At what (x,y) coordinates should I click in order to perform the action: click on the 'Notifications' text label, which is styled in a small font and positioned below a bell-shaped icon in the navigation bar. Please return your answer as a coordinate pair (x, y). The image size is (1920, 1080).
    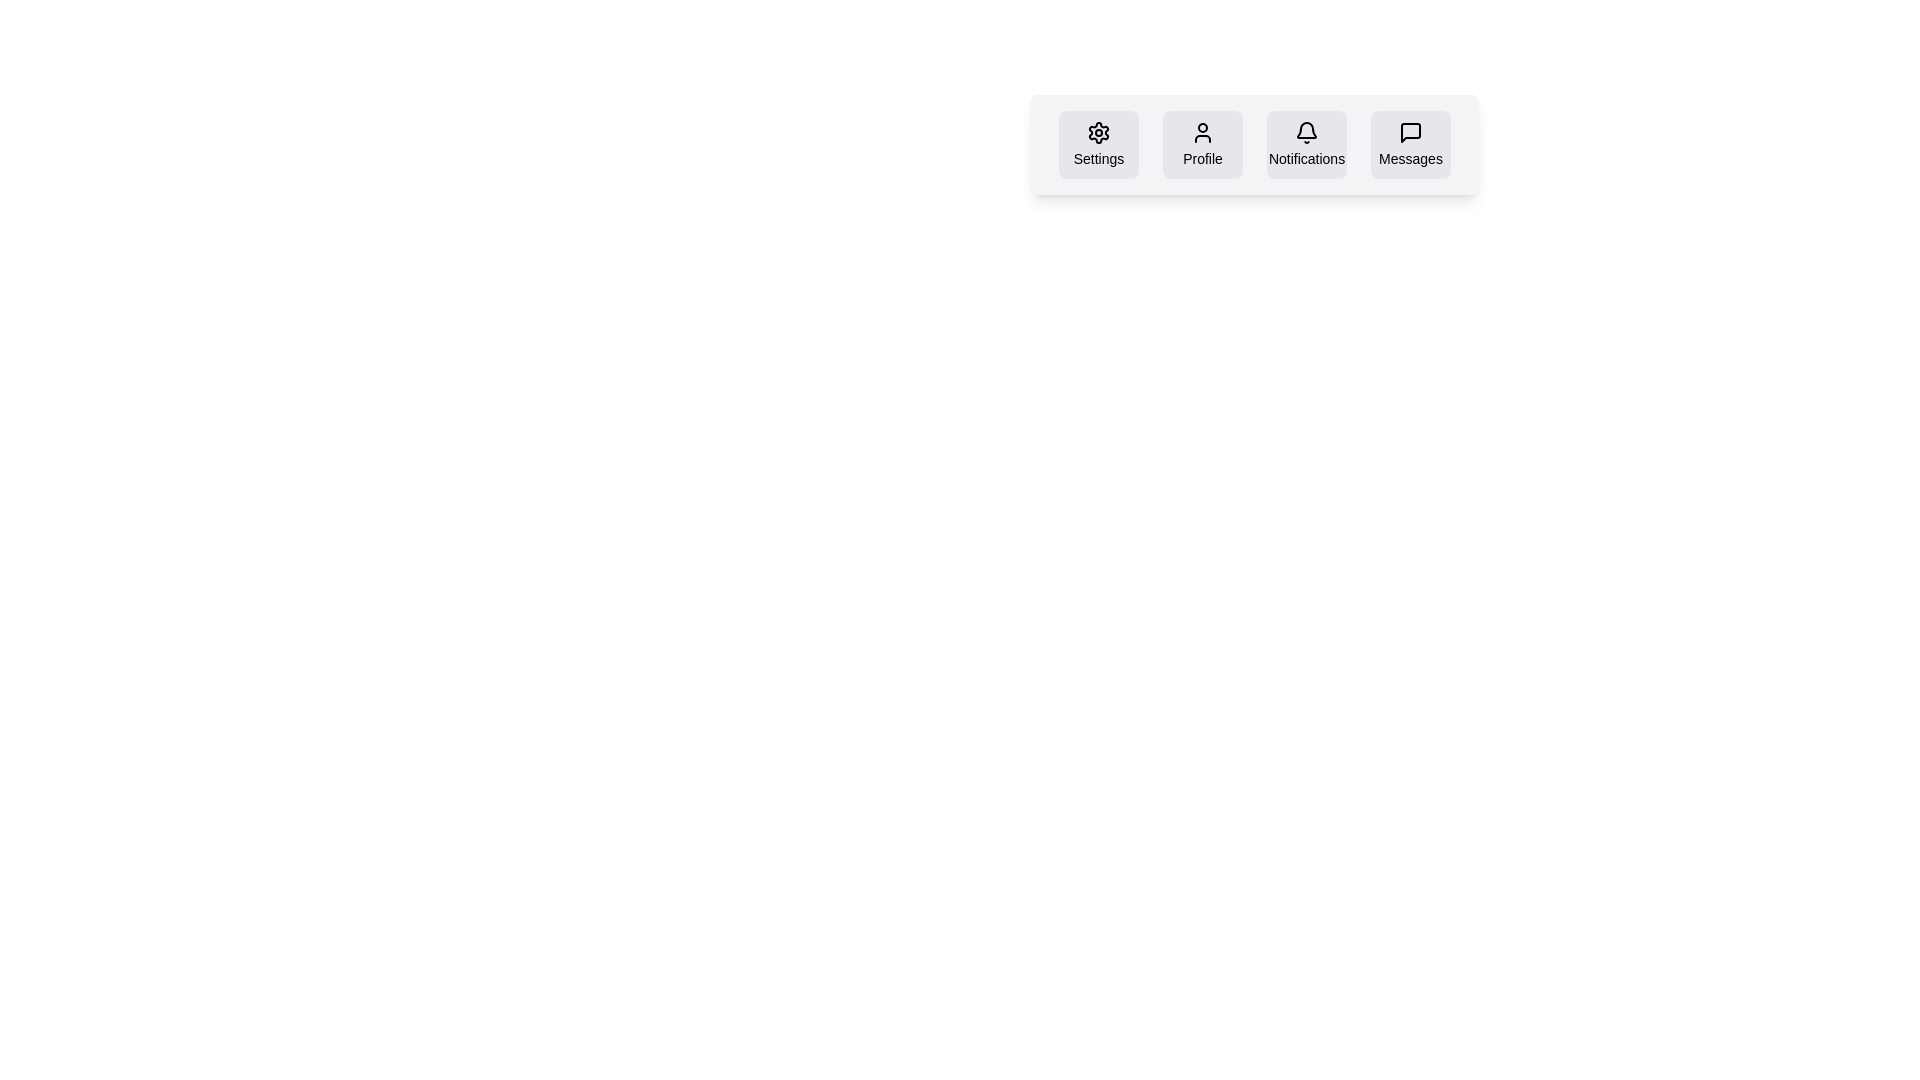
    Looking at the image, I should click on (1306, 157).